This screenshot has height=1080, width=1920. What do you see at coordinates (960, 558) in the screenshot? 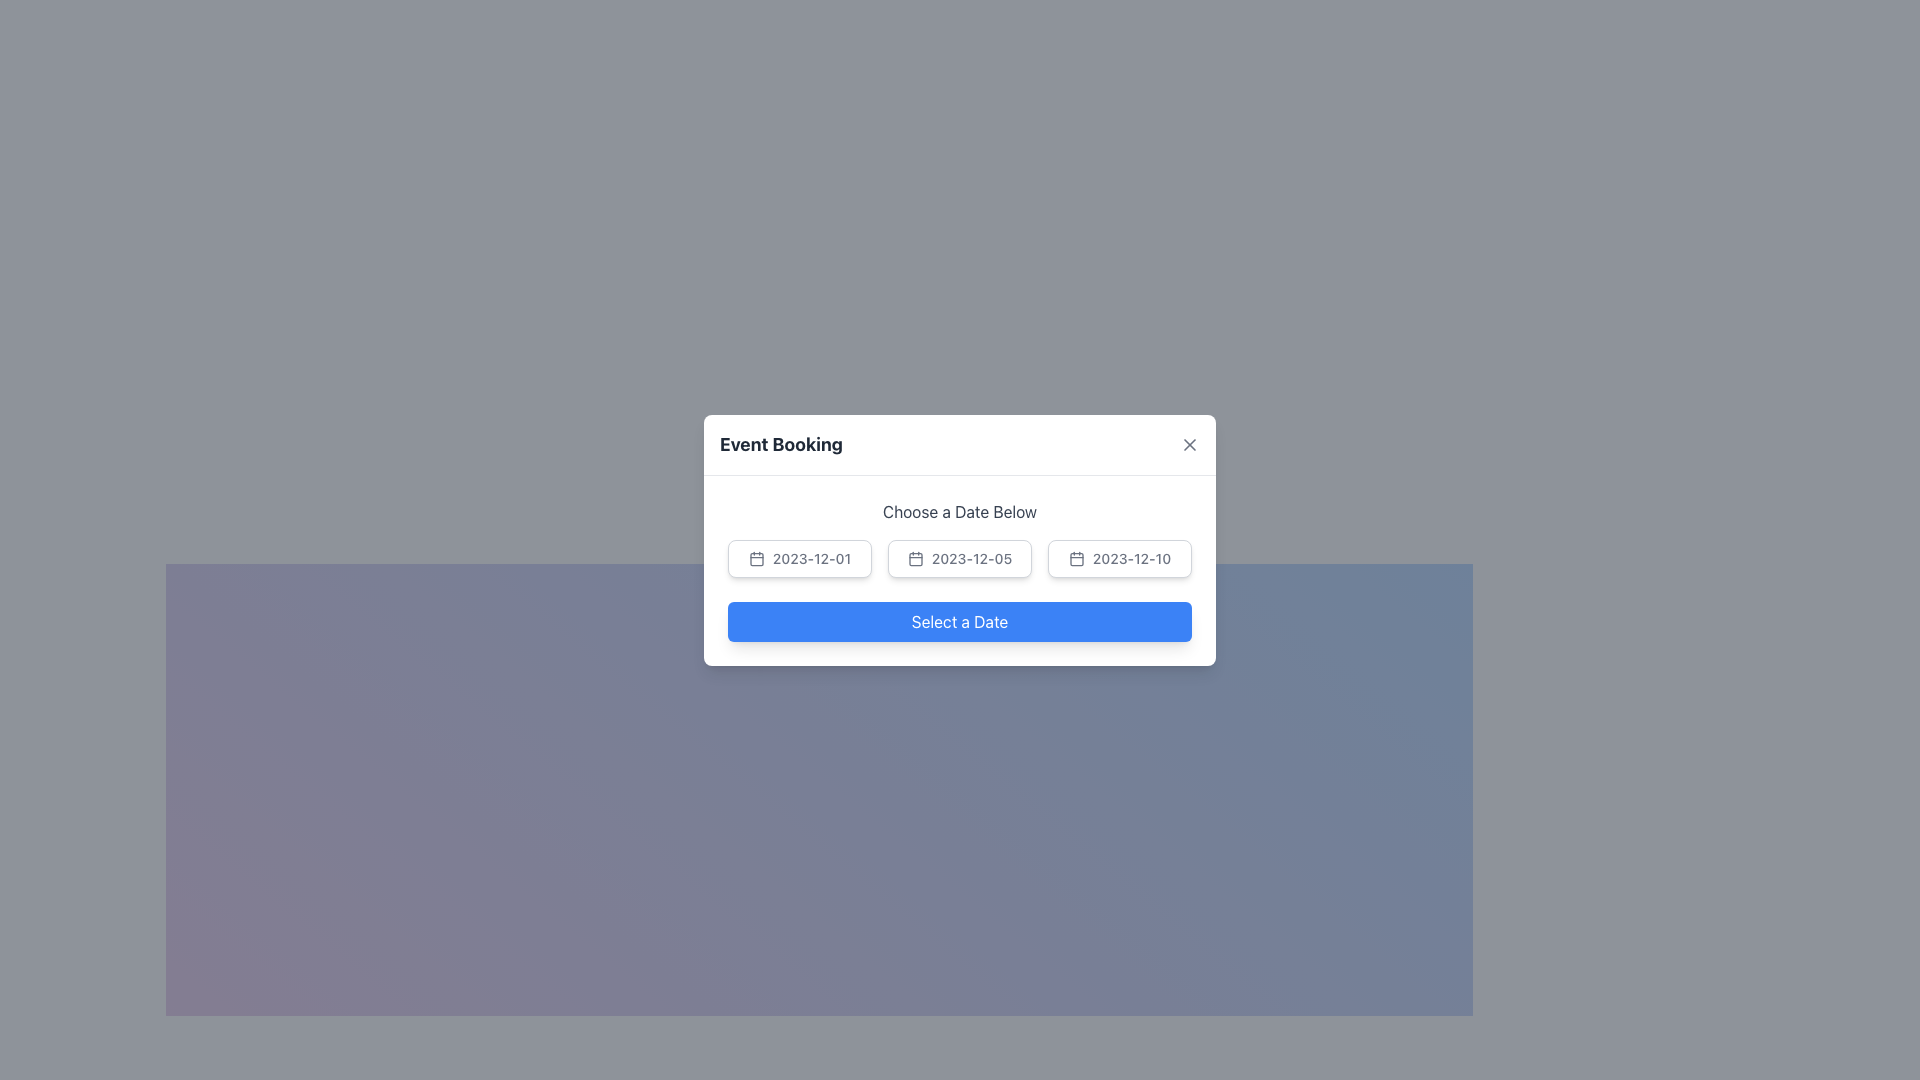
I see `the date selection button for '2023-12-05' located in the 'Choose a Date Below' section` at bounding box center [960, 558].